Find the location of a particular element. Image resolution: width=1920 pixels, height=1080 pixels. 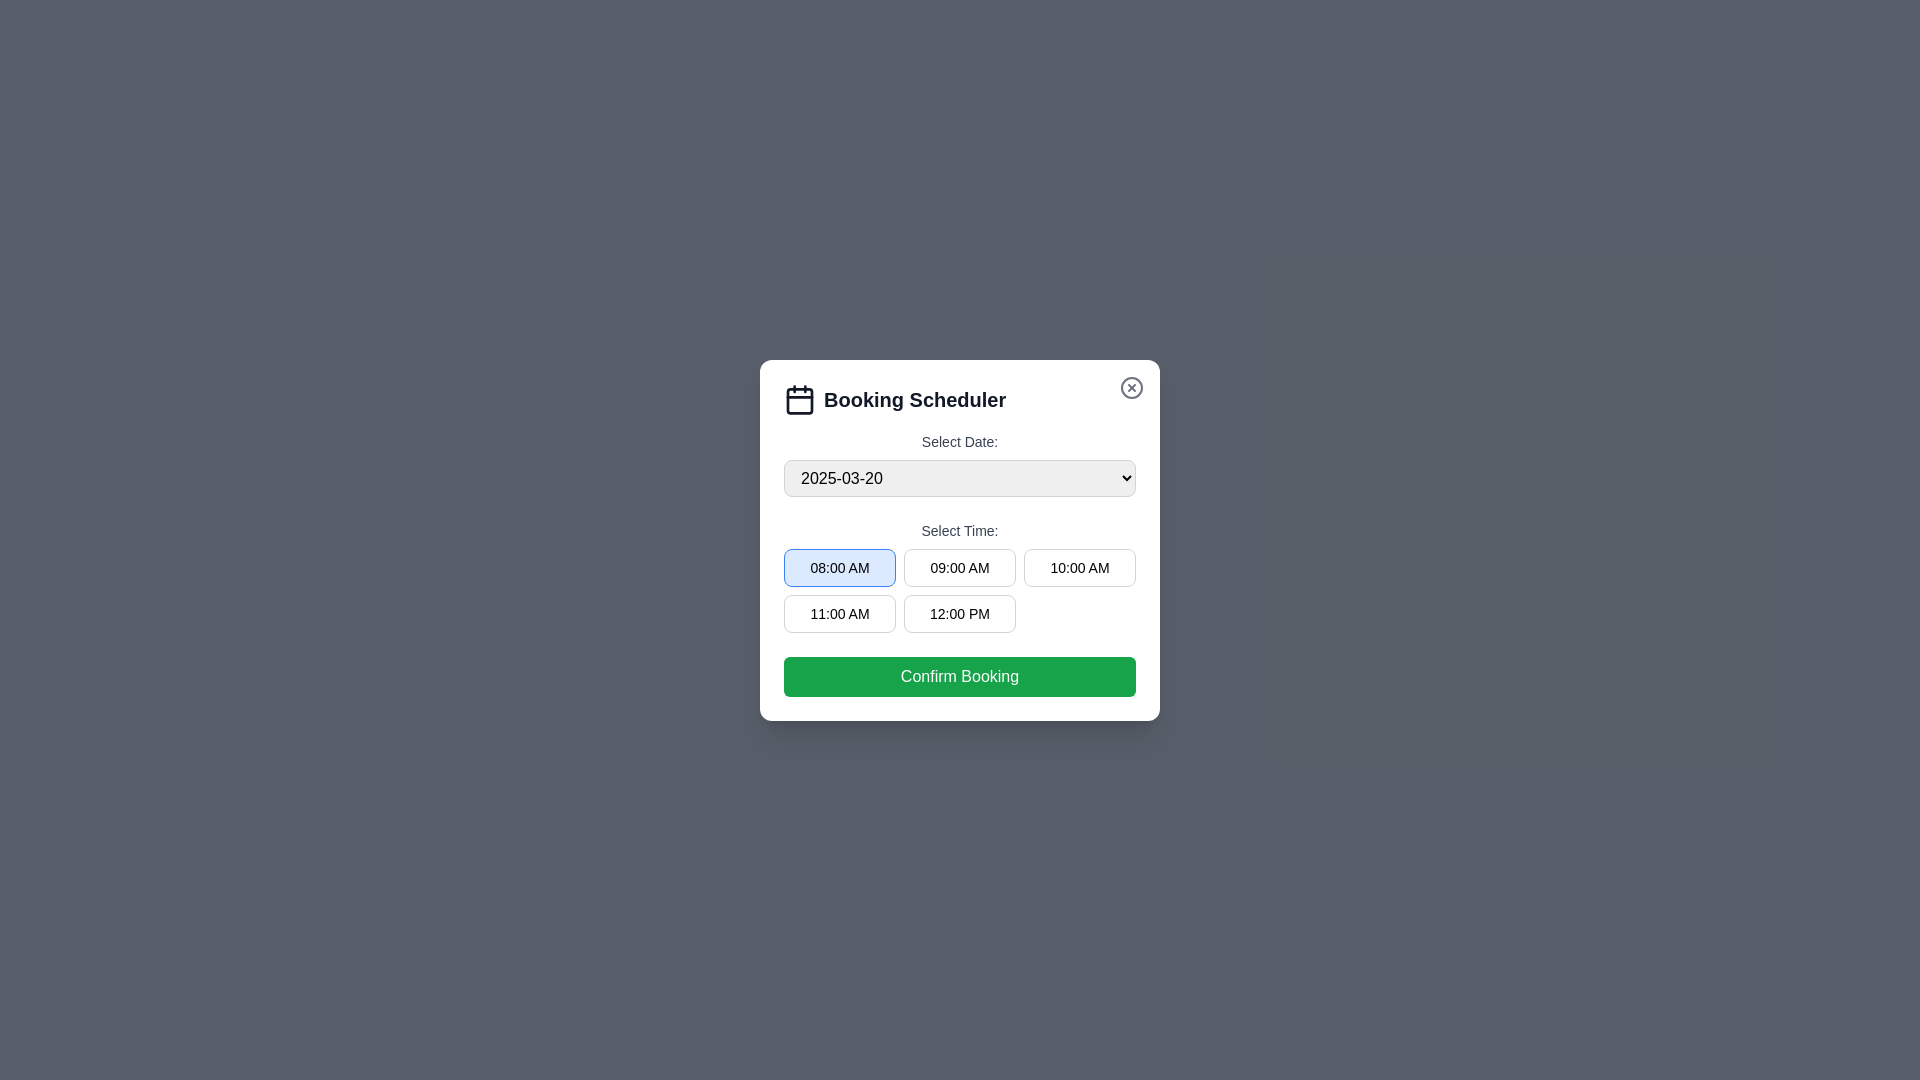

the Dropdown menu located near the top of the centered modal titled 'Booking Scheduler' is located at coordinates (960, 463).